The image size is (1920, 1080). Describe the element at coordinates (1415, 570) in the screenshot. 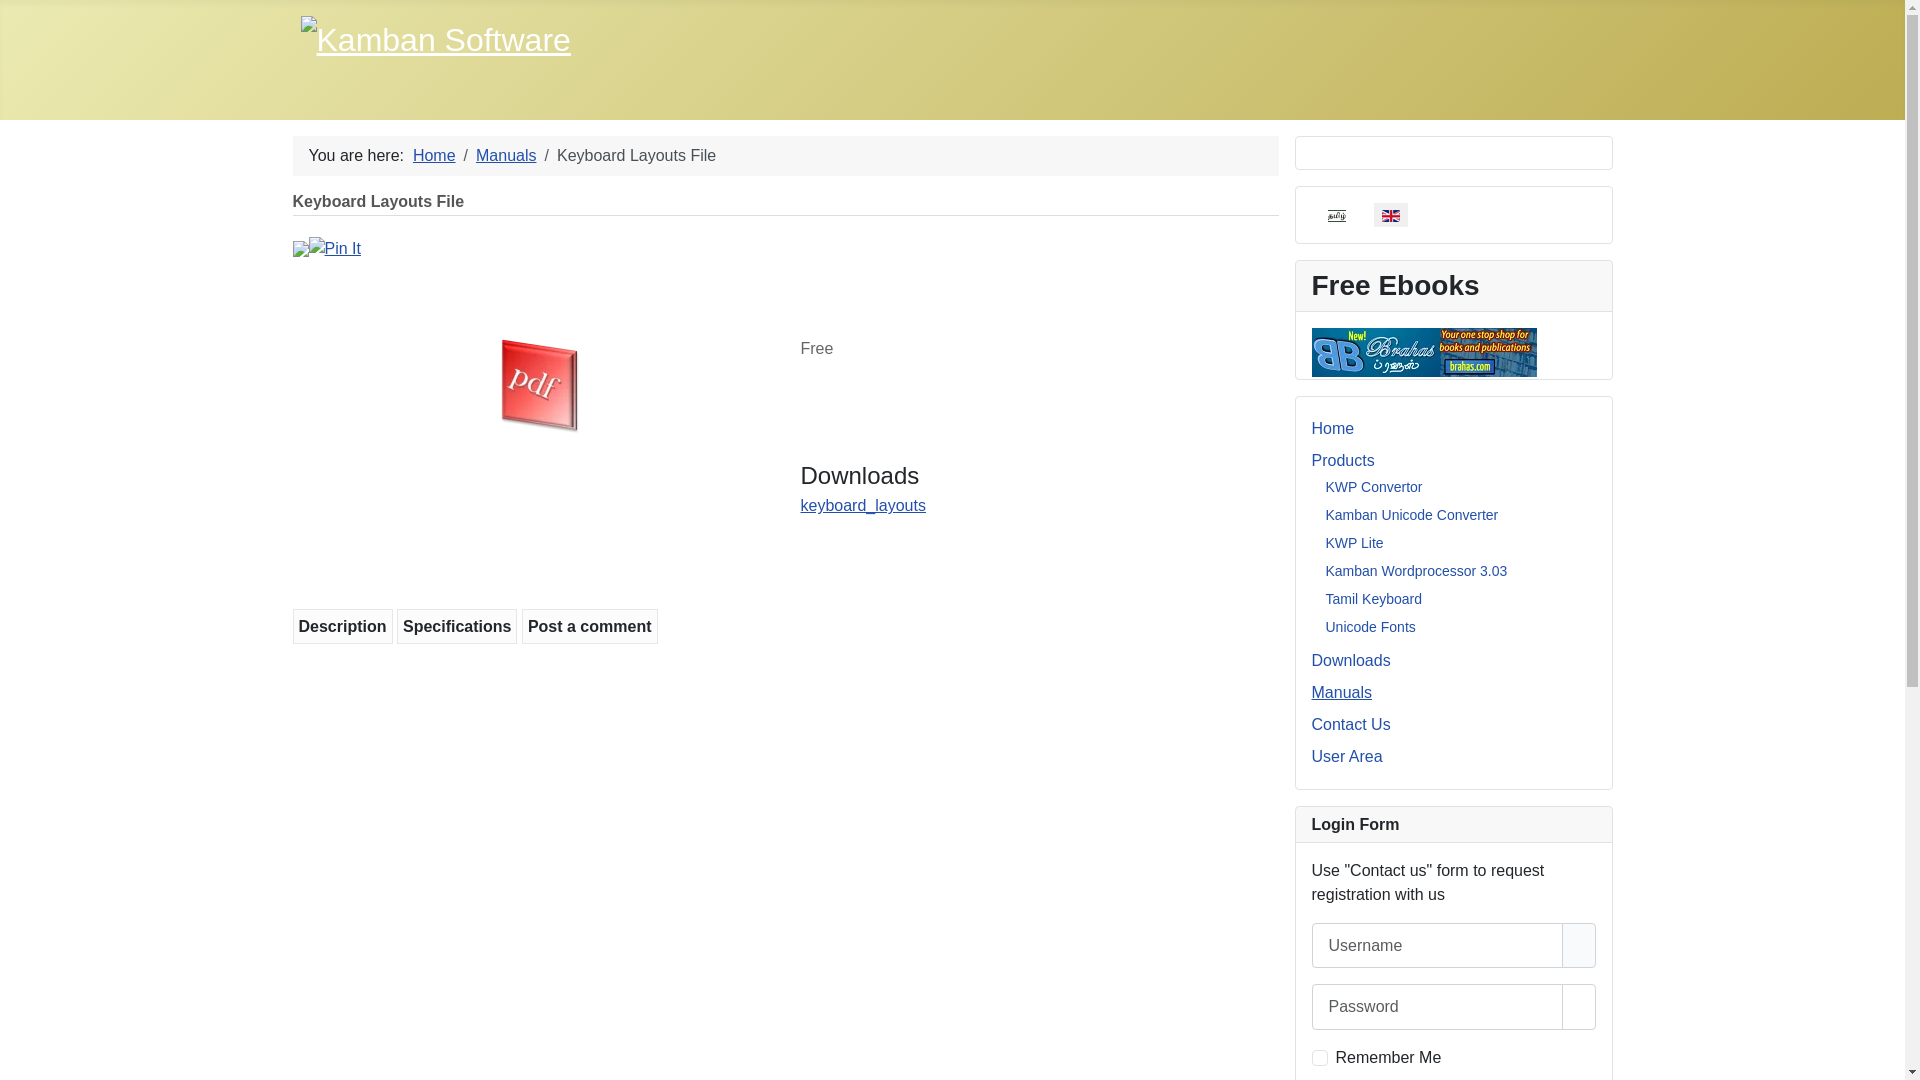

I see `'Kamban Wordprocessor 3.03'` at that location.